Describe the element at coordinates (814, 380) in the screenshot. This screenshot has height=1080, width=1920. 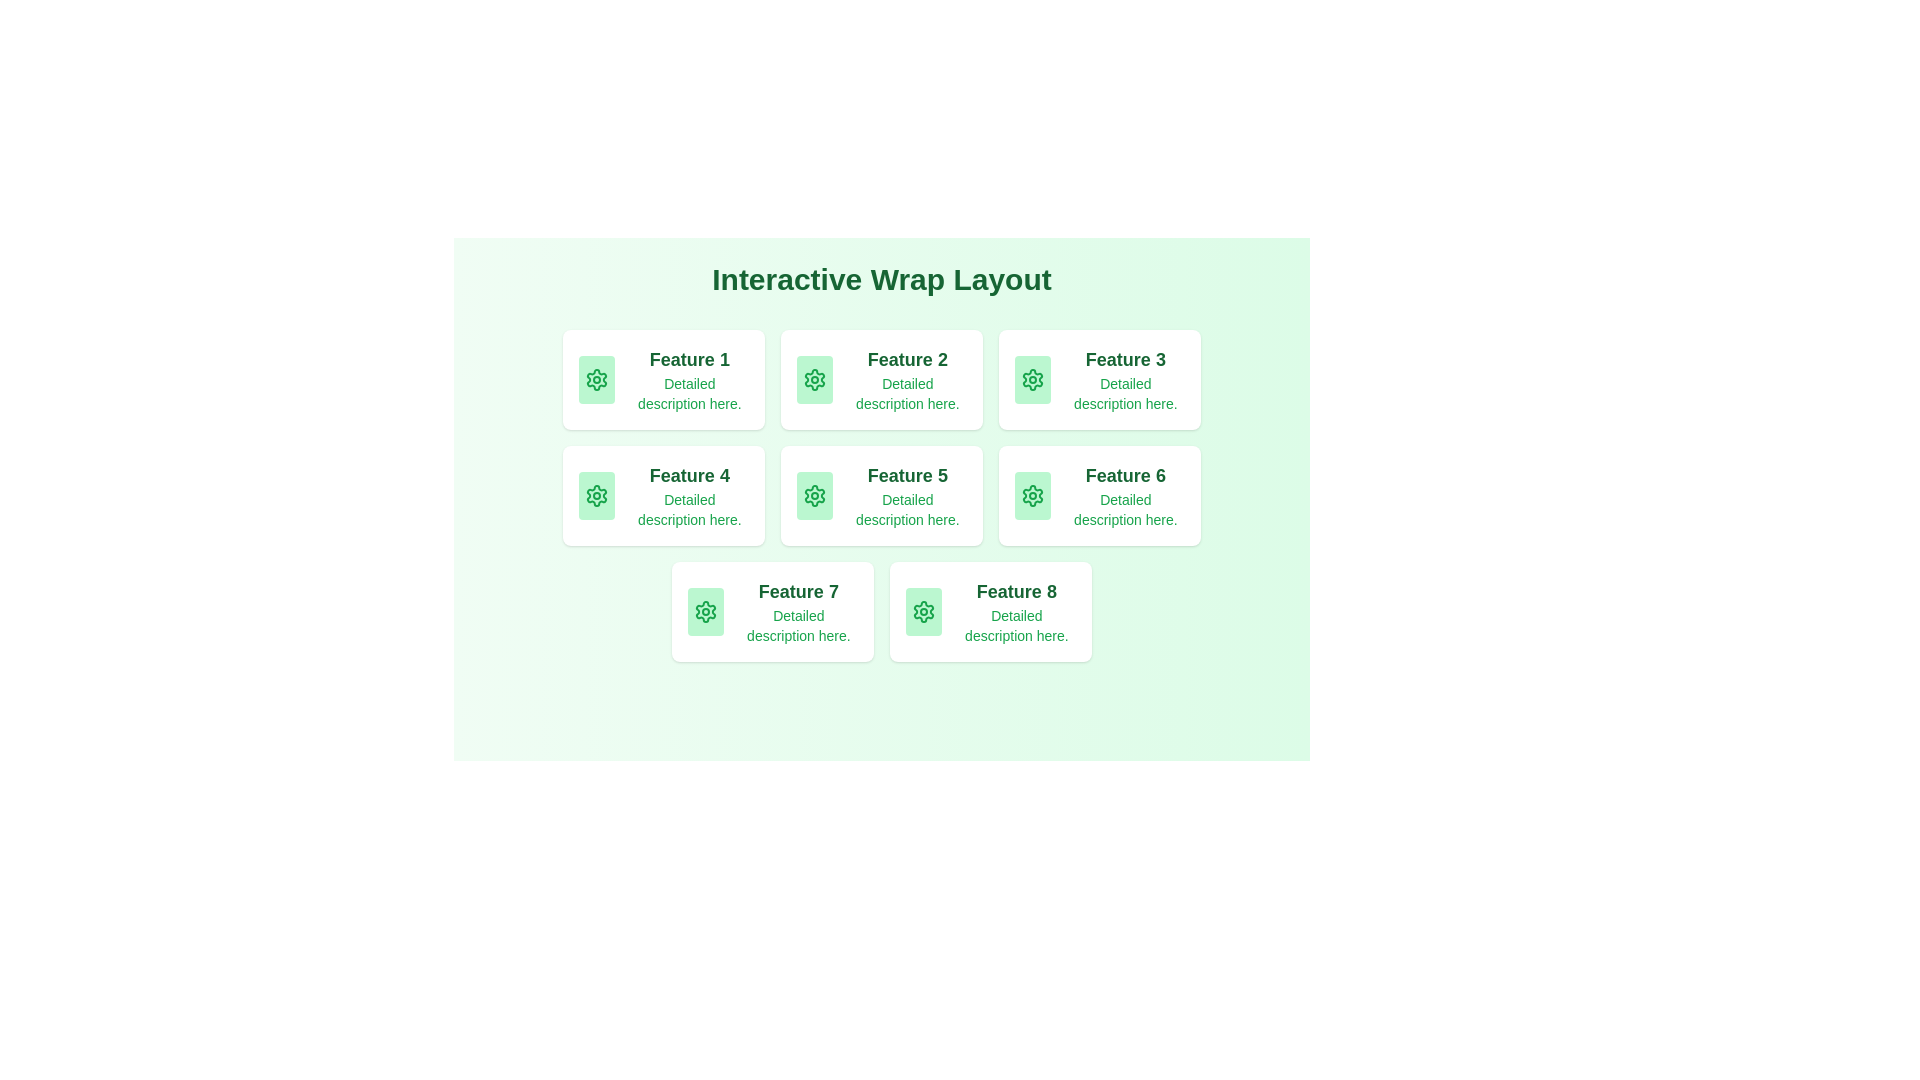
I see `the settings icon for 'Feature 2', which is located in the second position of the first row in the grid layout` at that location.